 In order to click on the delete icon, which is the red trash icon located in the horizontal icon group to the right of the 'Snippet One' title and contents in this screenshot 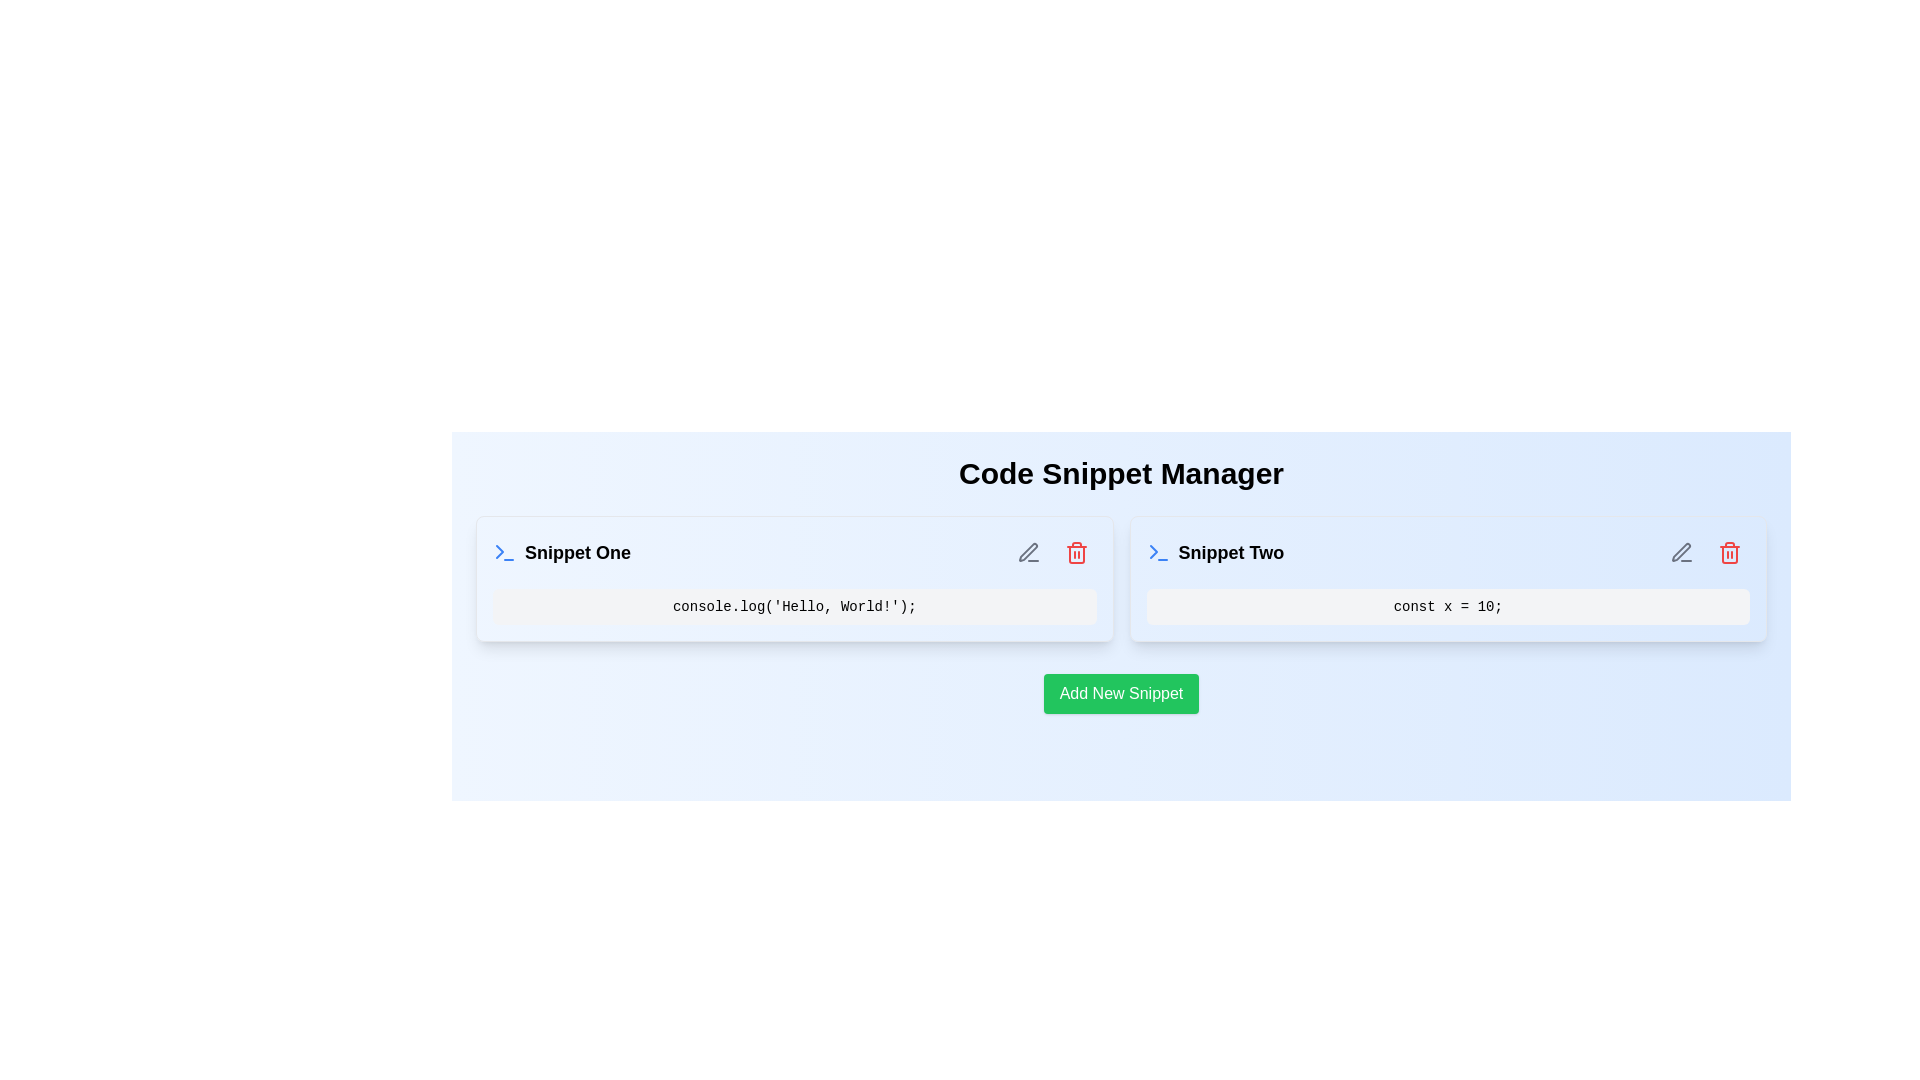, I will do `click(1051, 552)`.